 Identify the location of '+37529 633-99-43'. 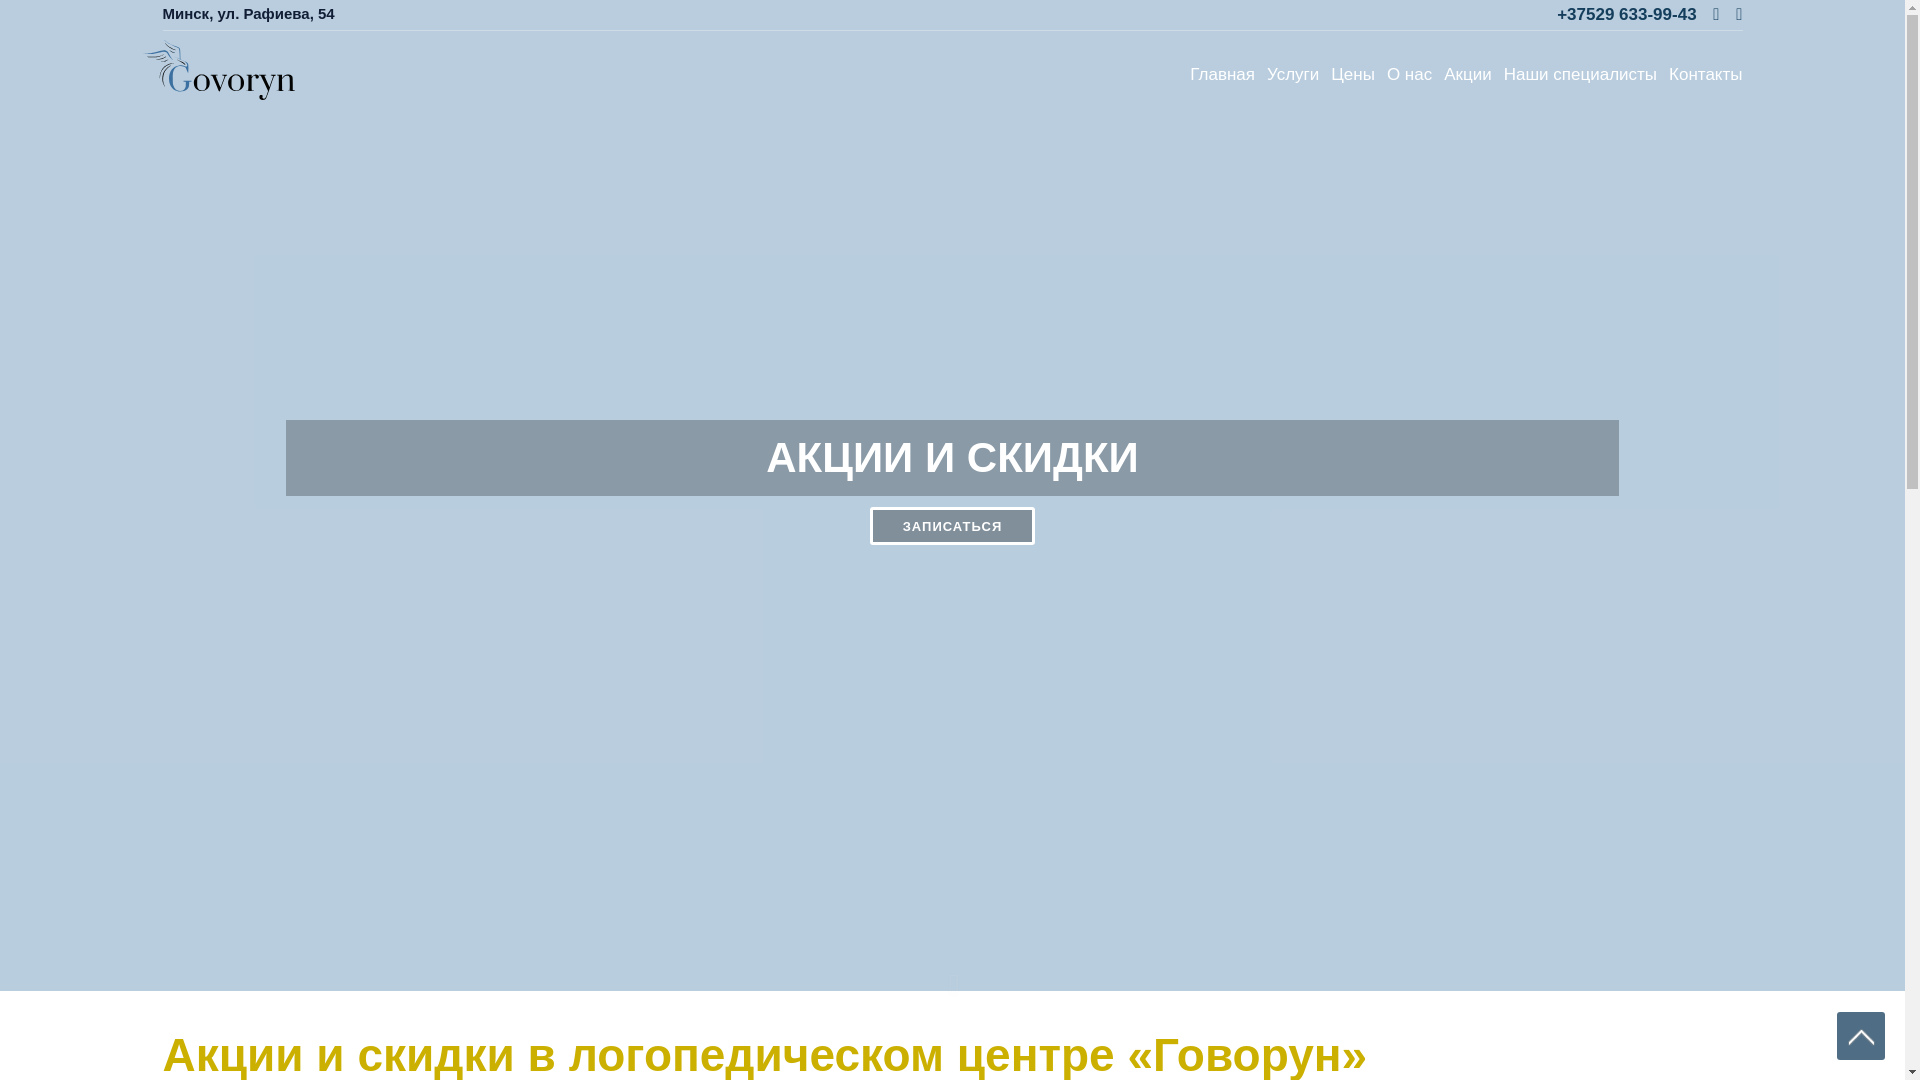
(1628, 14).